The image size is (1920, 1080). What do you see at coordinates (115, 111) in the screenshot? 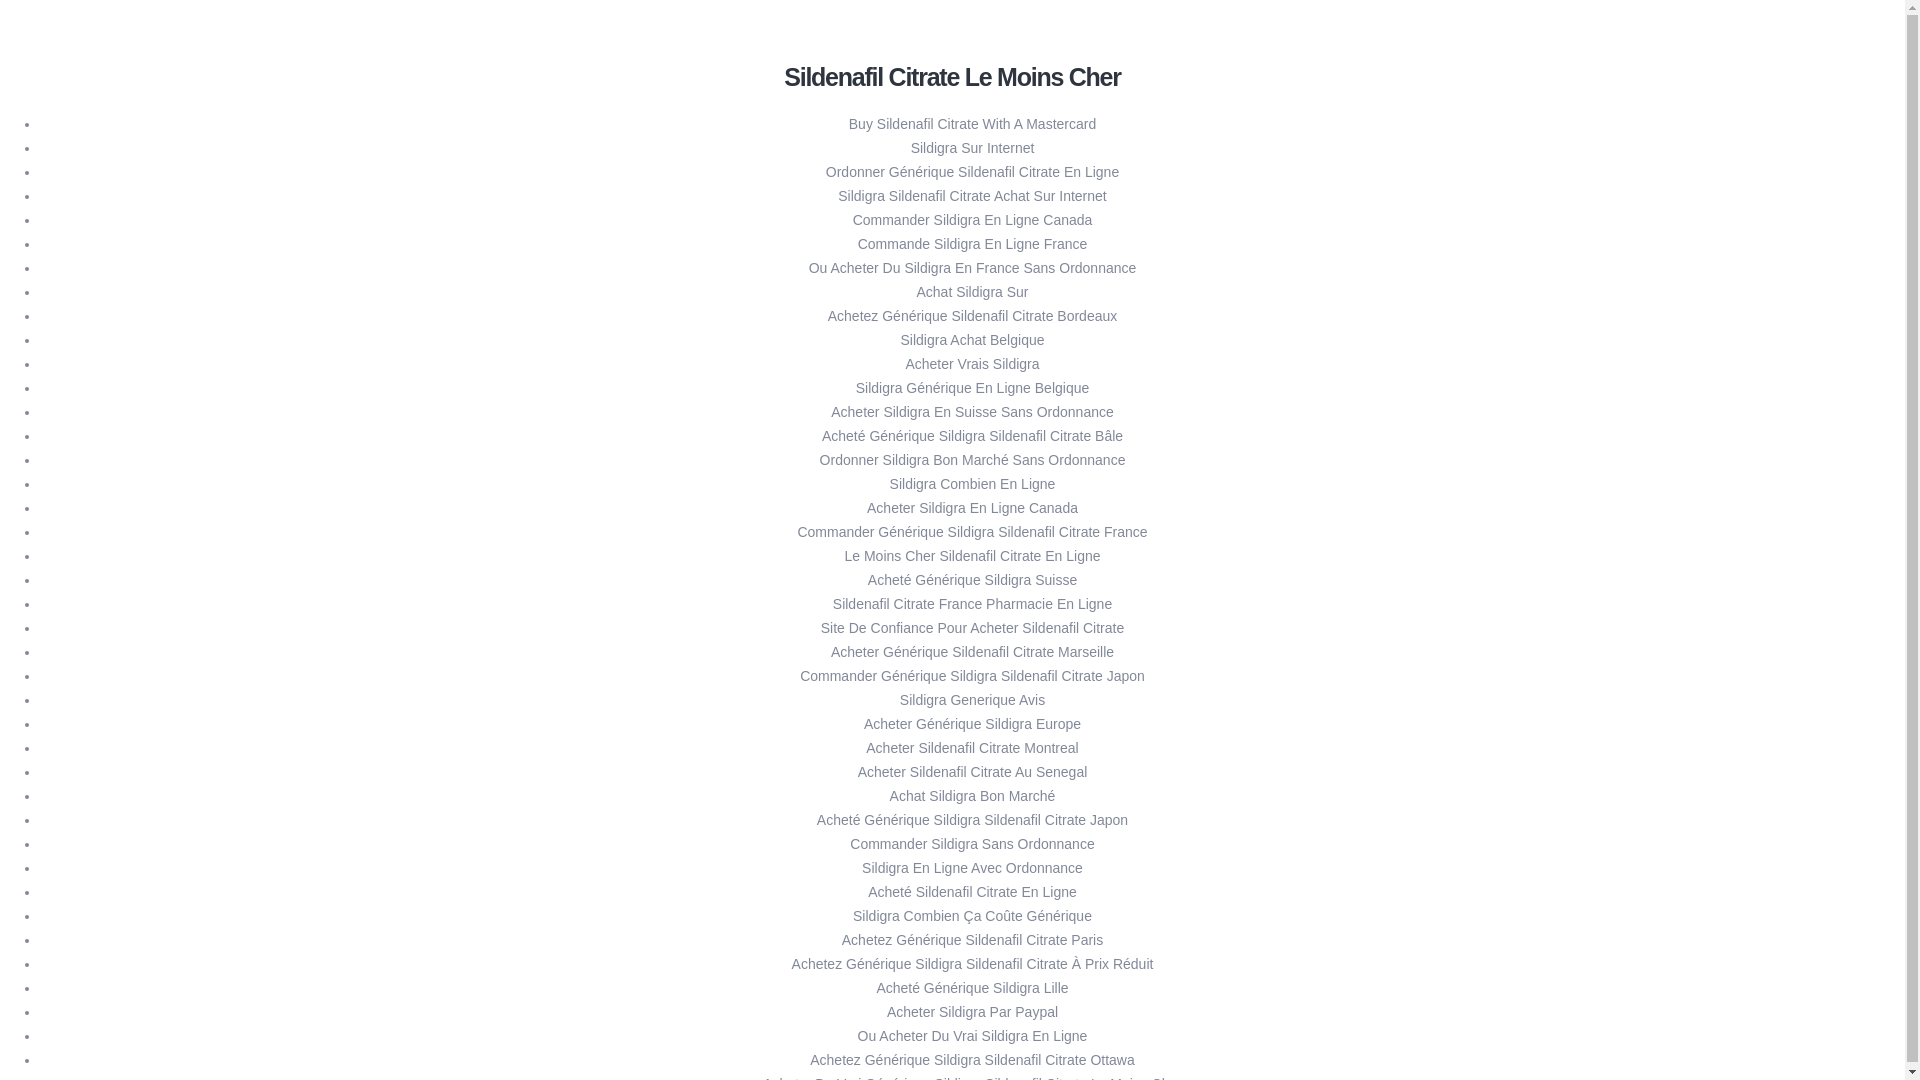
I see `'HOME'` at bounding box center [115, 111].